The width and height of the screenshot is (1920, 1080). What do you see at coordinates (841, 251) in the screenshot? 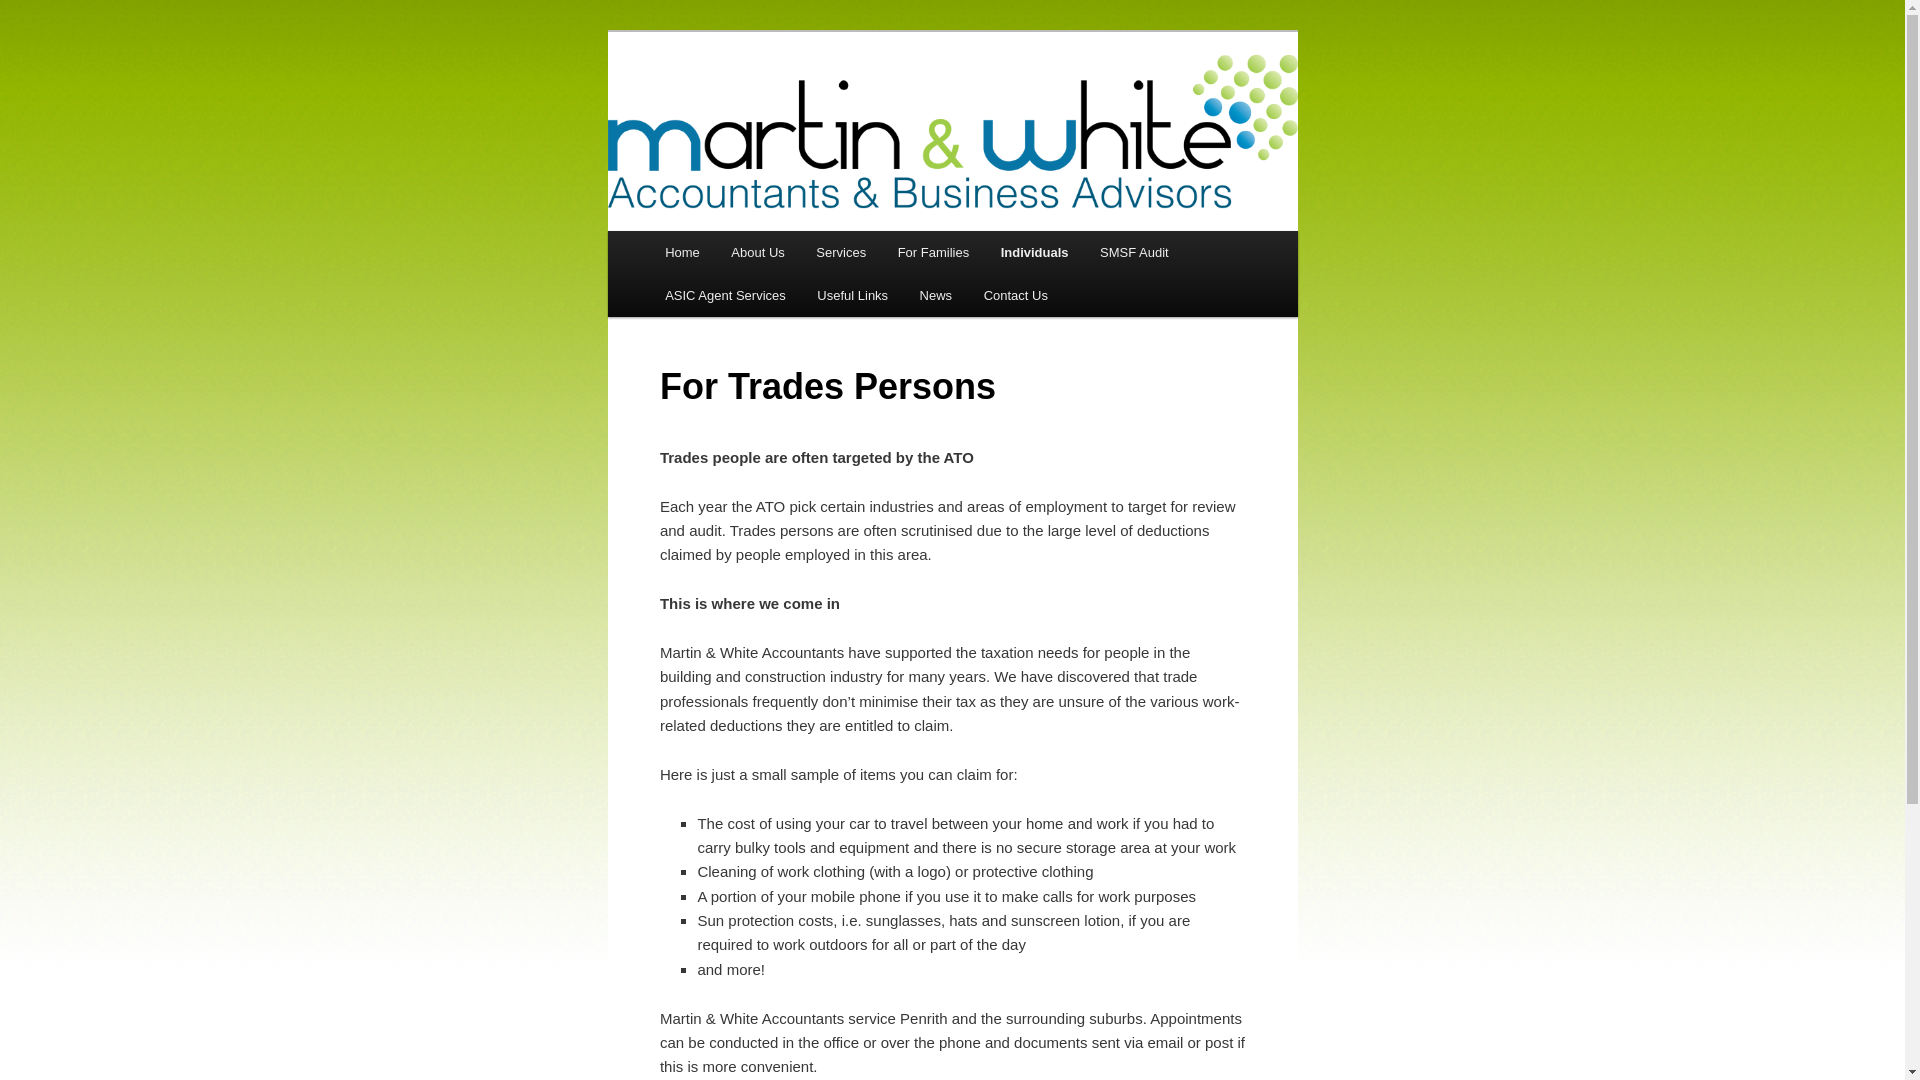
I see `'Services'` at bounding box center [841, 251].